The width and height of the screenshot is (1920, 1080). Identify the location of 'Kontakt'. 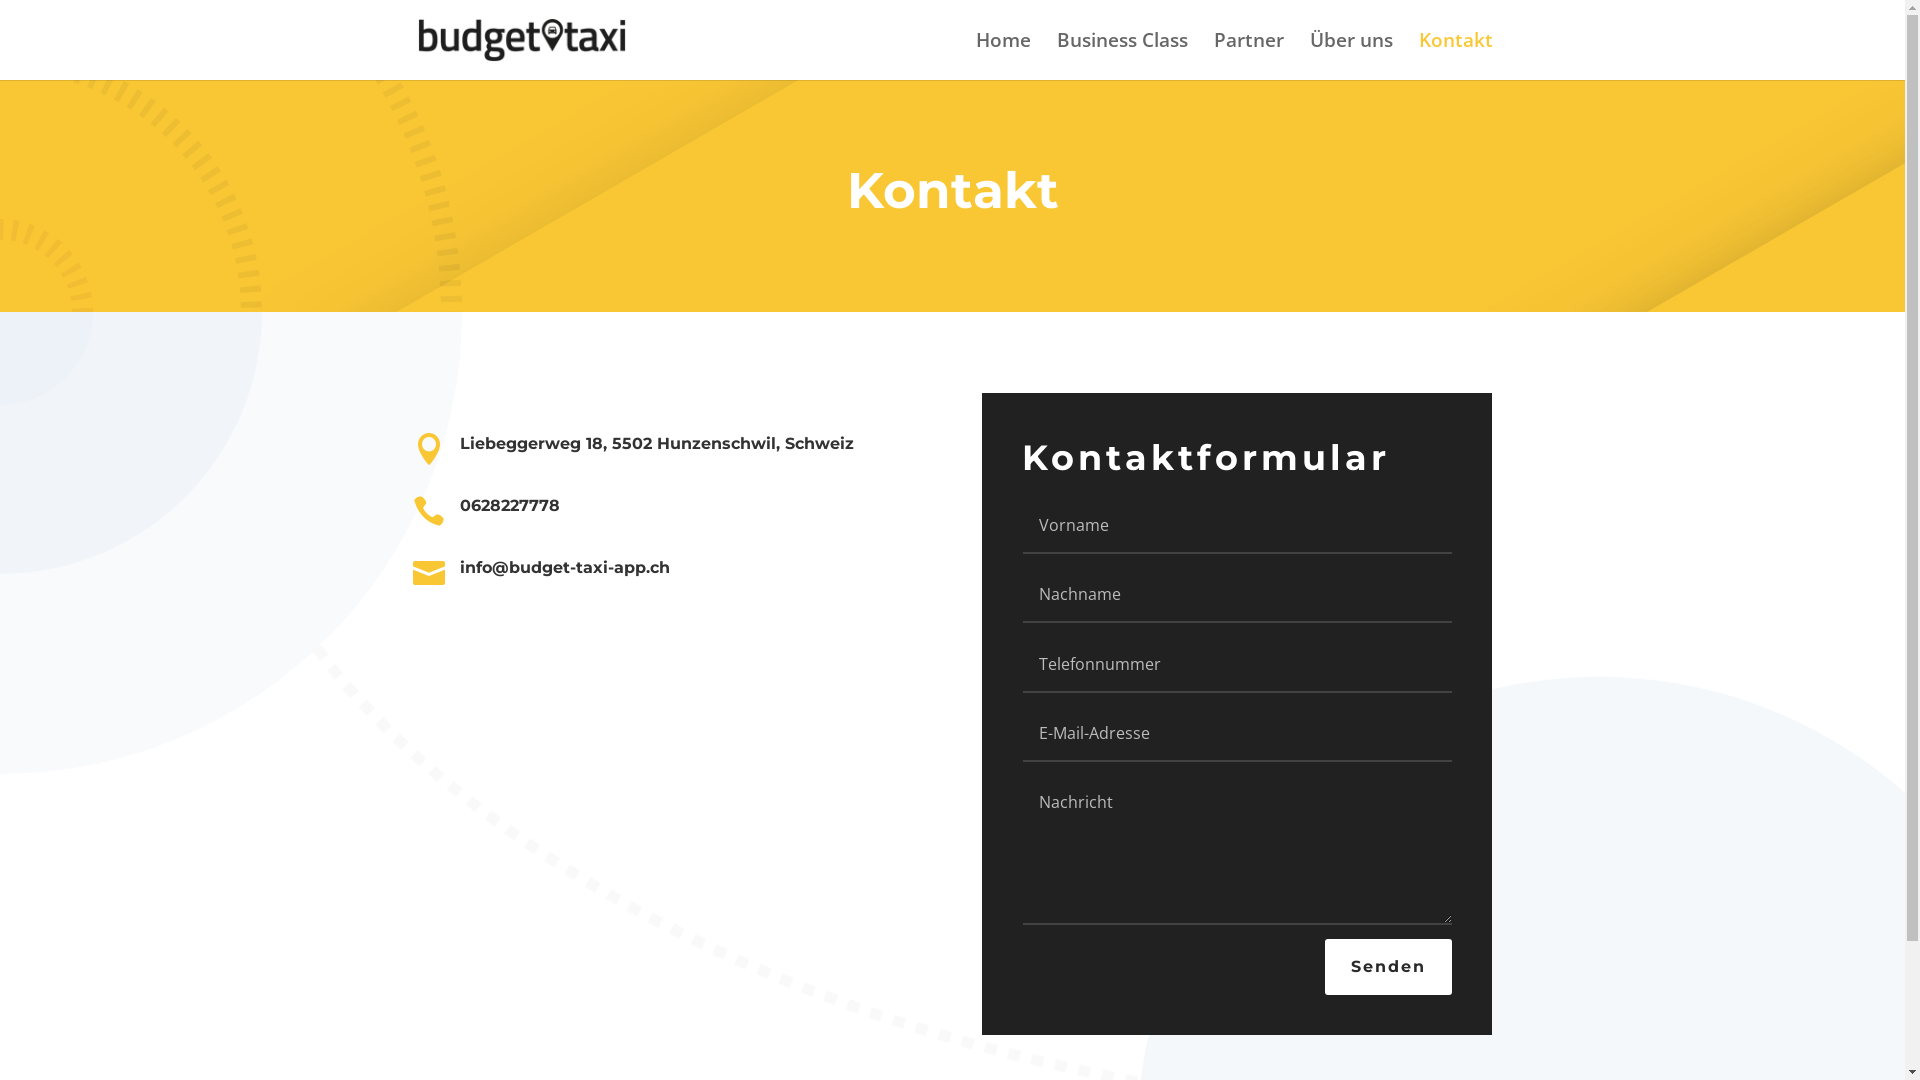
(1454, 55).